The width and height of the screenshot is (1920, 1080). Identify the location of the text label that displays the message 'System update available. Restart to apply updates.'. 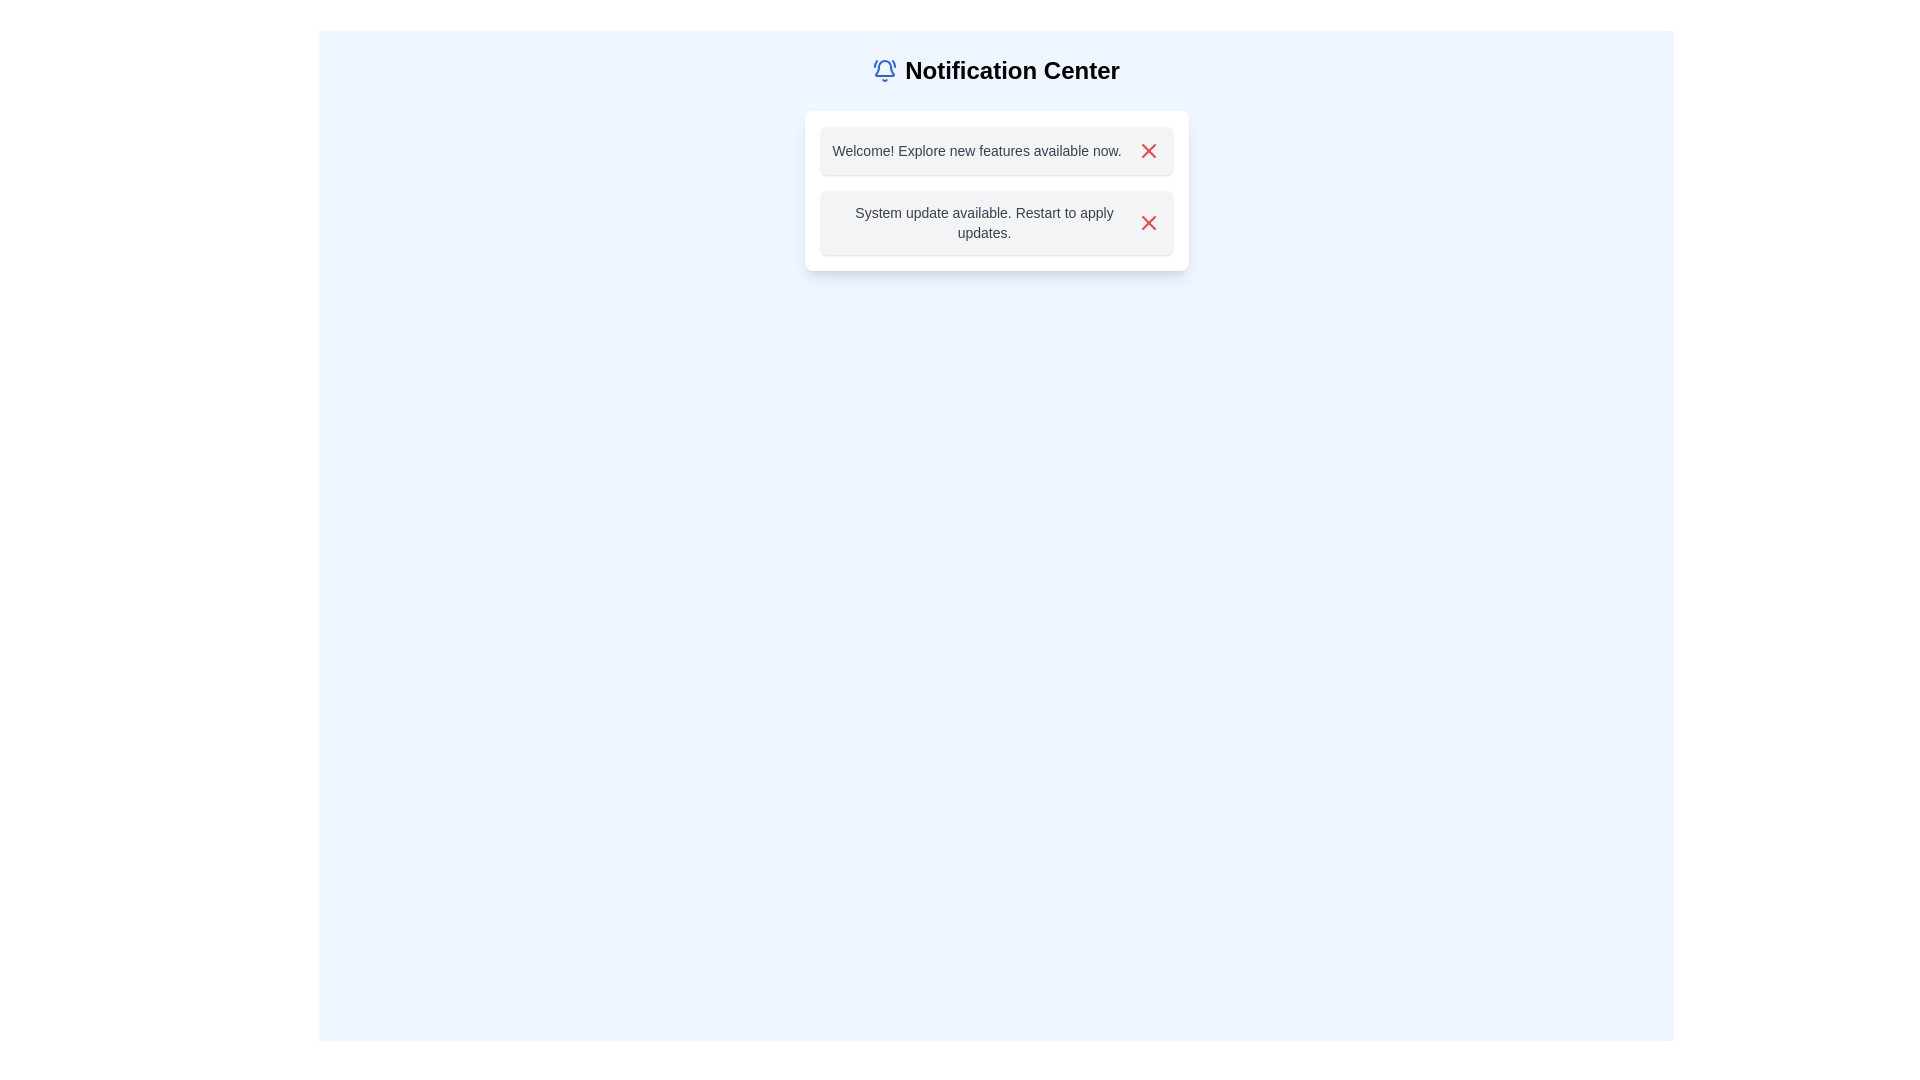
(984, 223).